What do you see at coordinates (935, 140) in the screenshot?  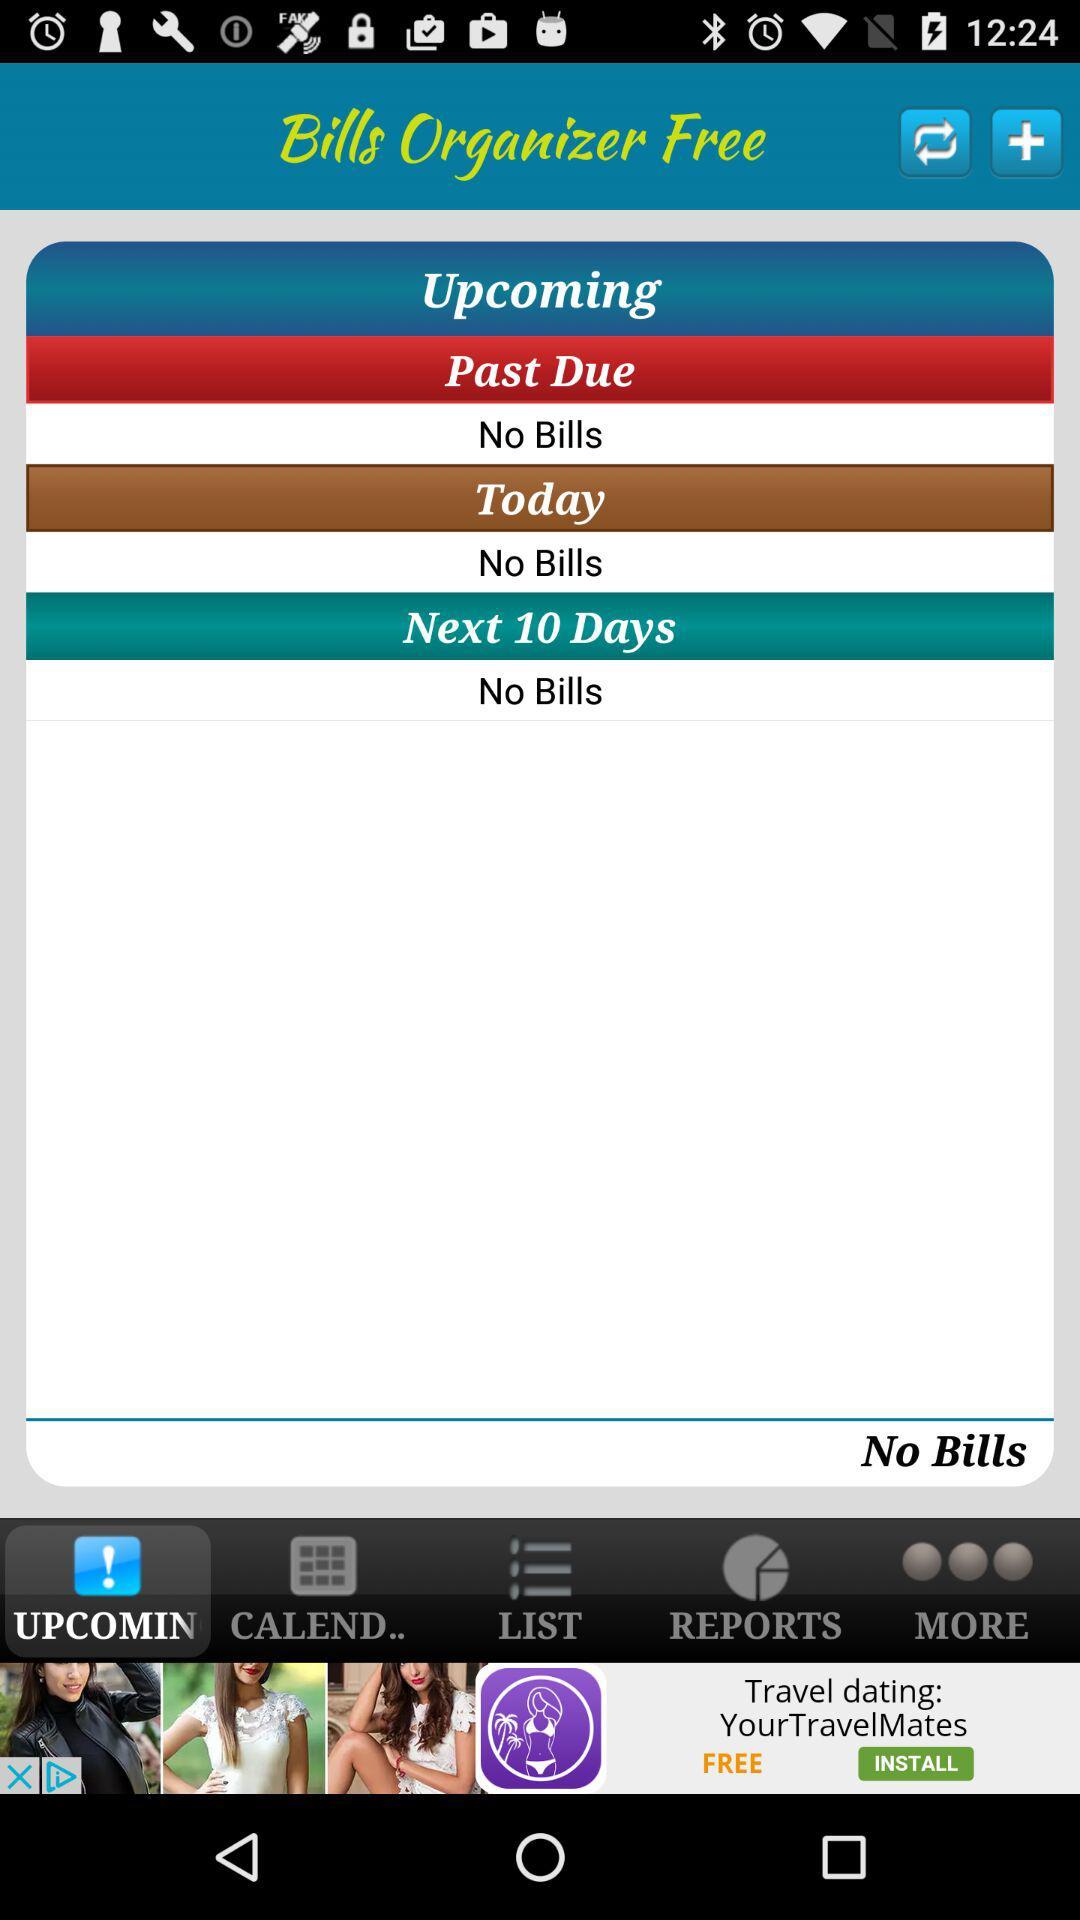 I see `click refresh button` at bounding box center [935, 140].